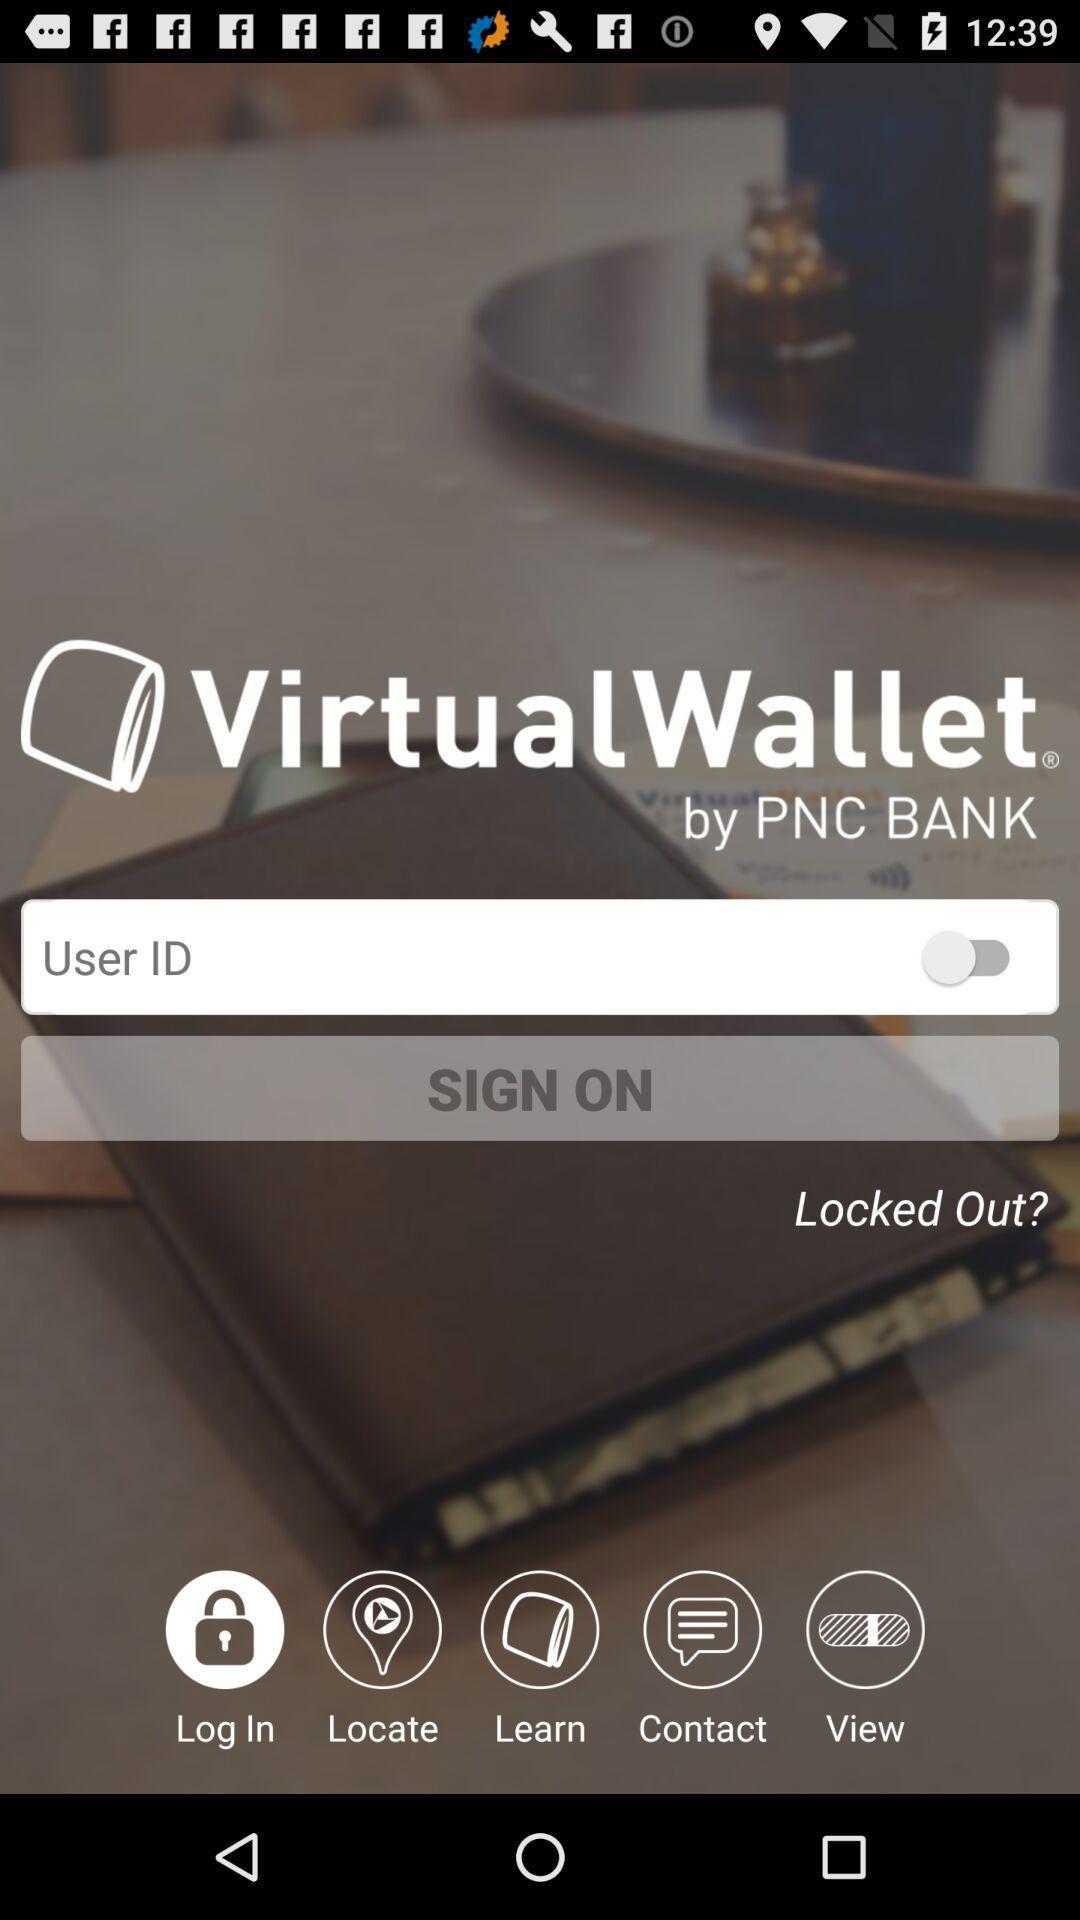 The height and width of the screenshot is (1920, 1080). I want to click on item to the left of the learn icon, so click(382, 1681).